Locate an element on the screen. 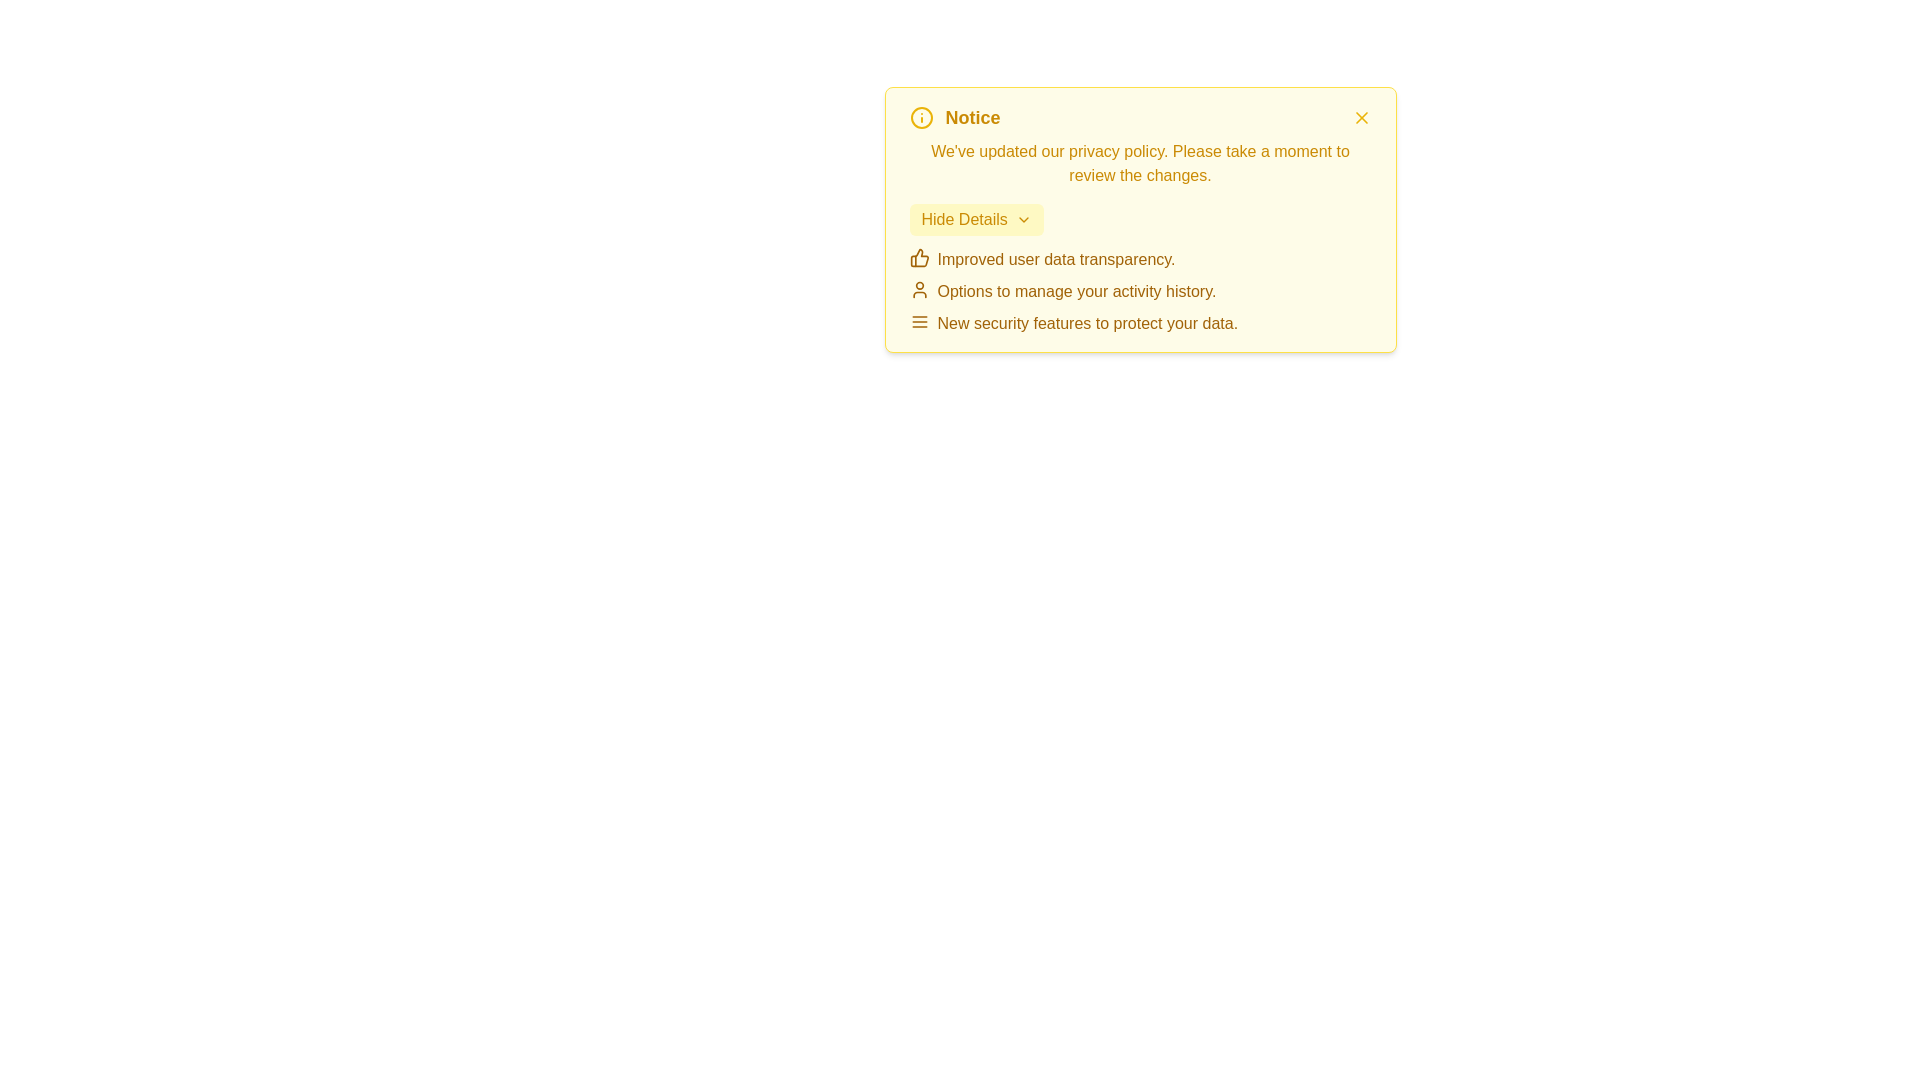 The height and width of the screenshot is (1080, 1920). the descriptive text label located within the list of features under the notice card, specifically the second item positioned between 'Improved user data transparency.' and 'New security features to protect your data.' is located at coordinates (1075, 292).